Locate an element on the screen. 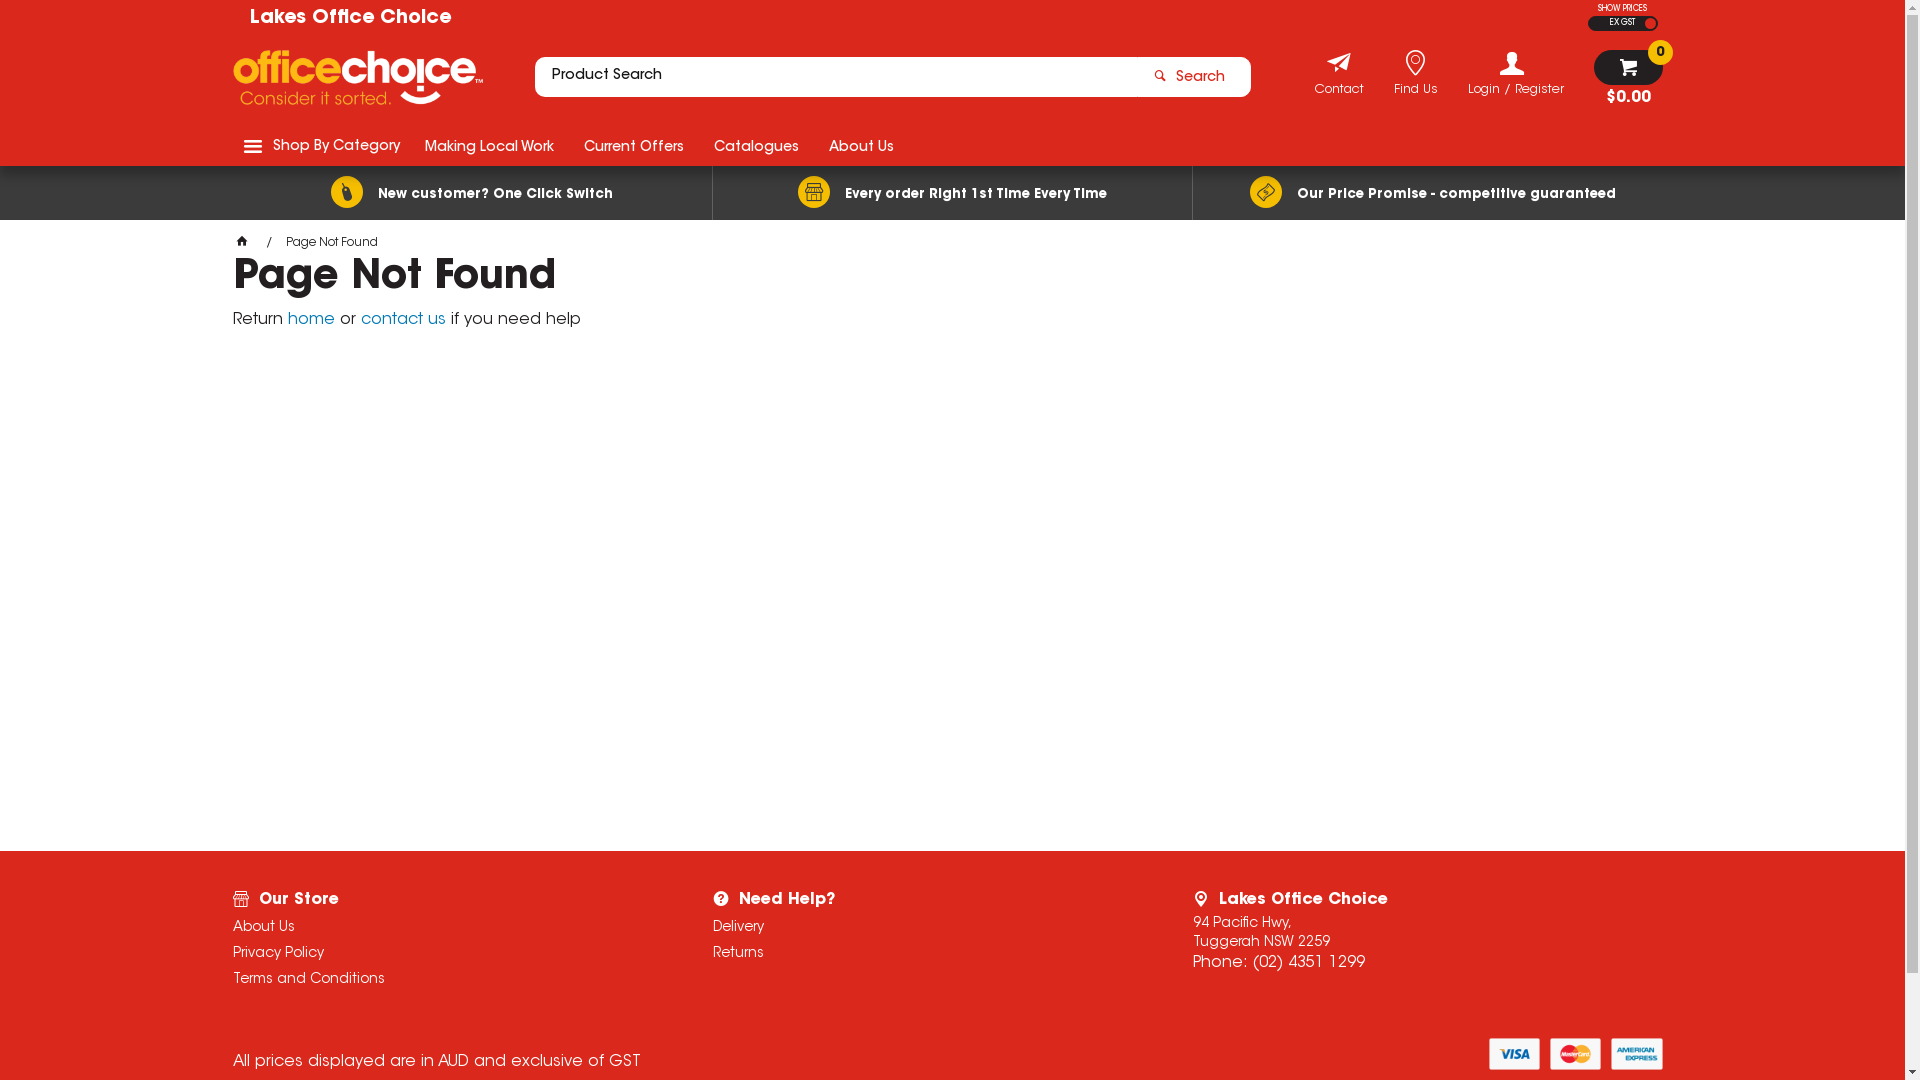 The image size is (1920, 1080). '$0.00 is located at coordinates (1628, 77).